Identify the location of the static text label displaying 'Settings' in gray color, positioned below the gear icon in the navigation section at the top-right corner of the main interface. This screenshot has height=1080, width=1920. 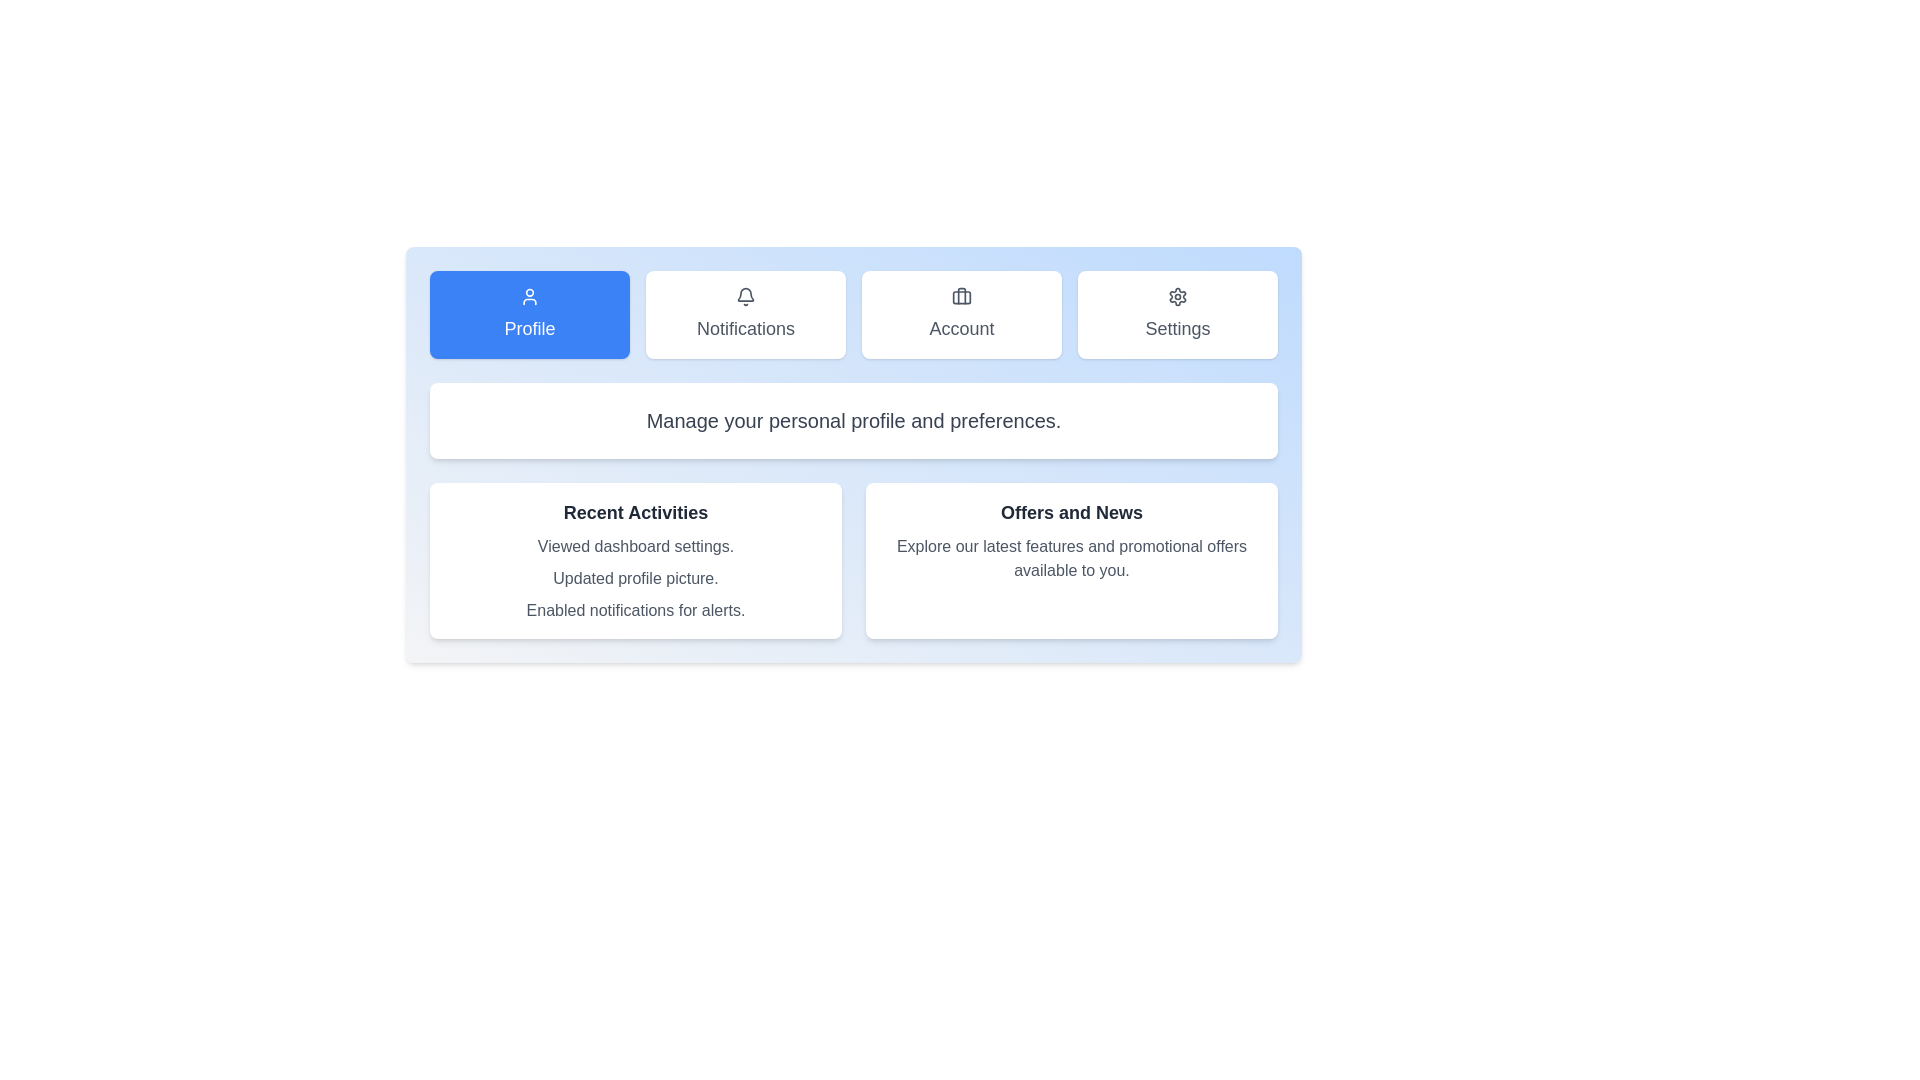
(1177, 327).